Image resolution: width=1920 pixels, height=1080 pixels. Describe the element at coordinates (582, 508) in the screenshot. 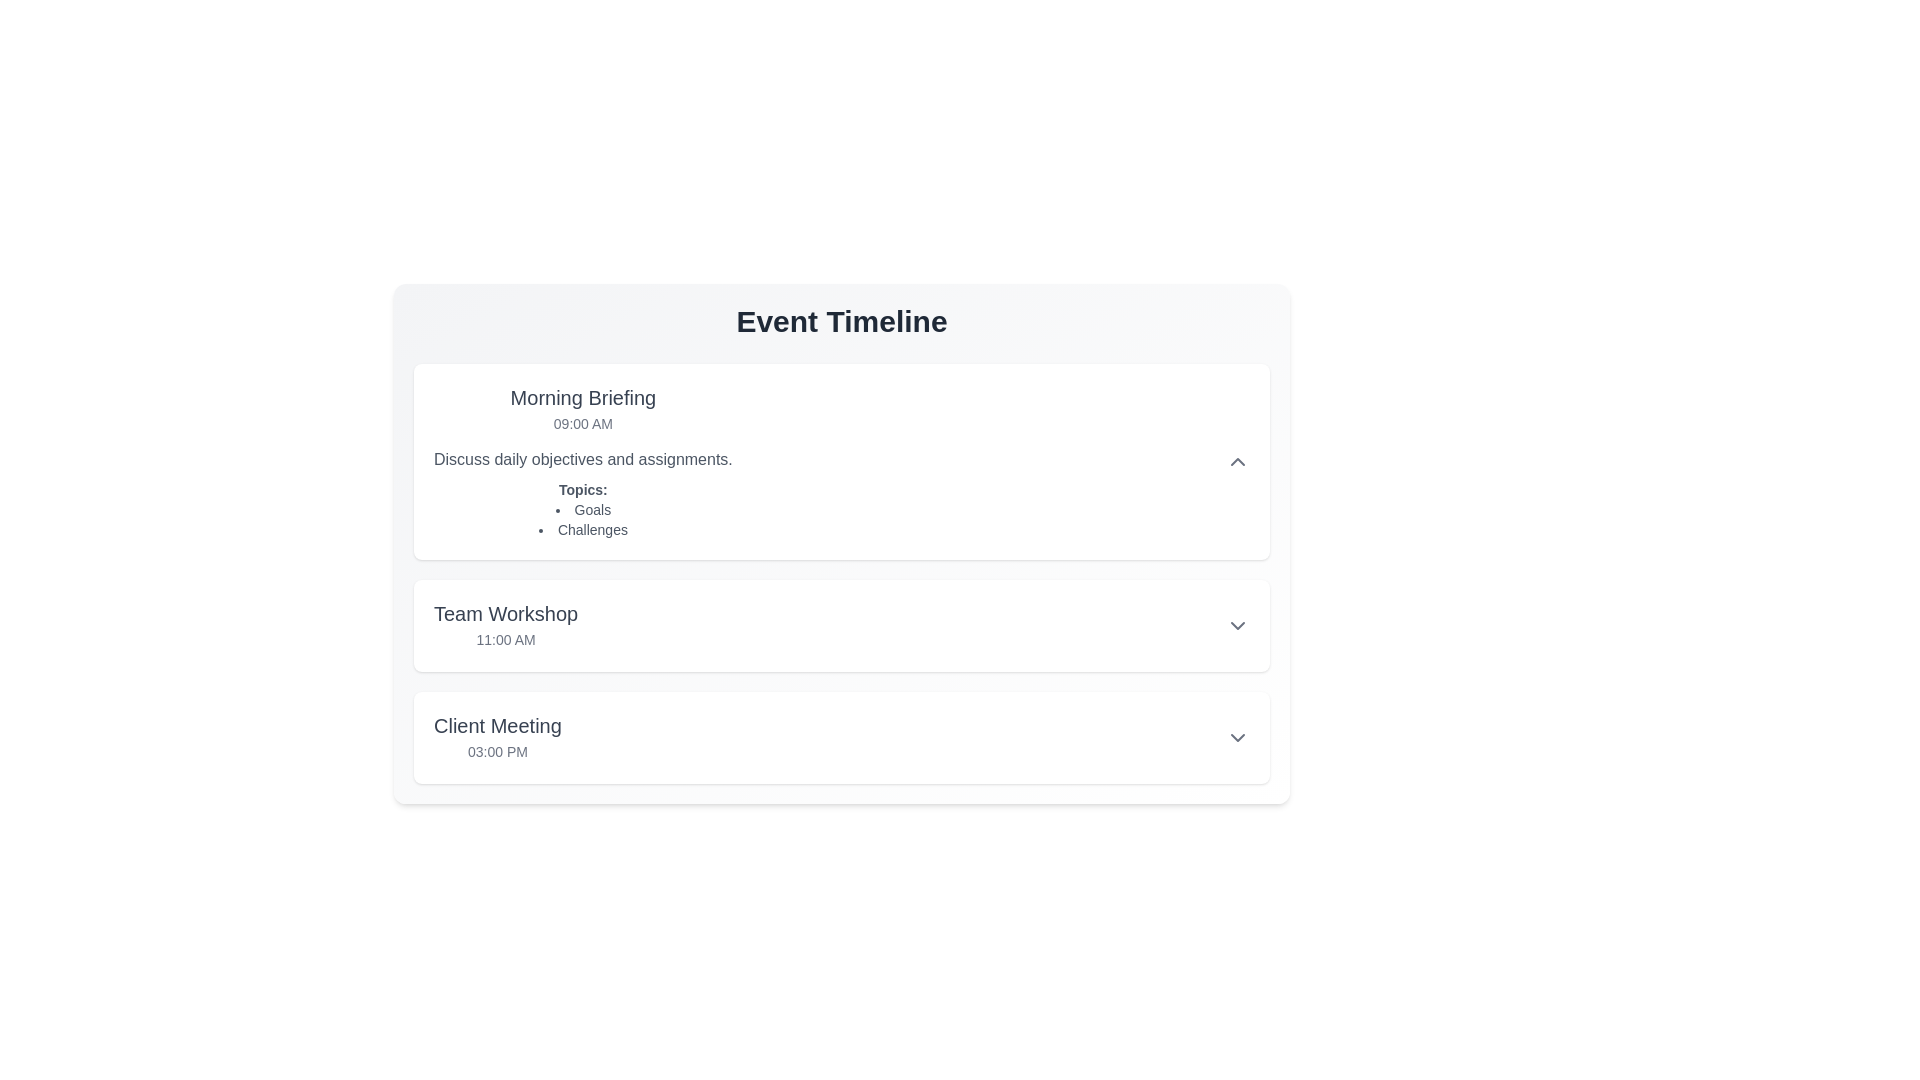

I see `the 'Topics:' text block which lists 'Goals' and 'Challenges' in the 'Morning Briefing' section` at that location.